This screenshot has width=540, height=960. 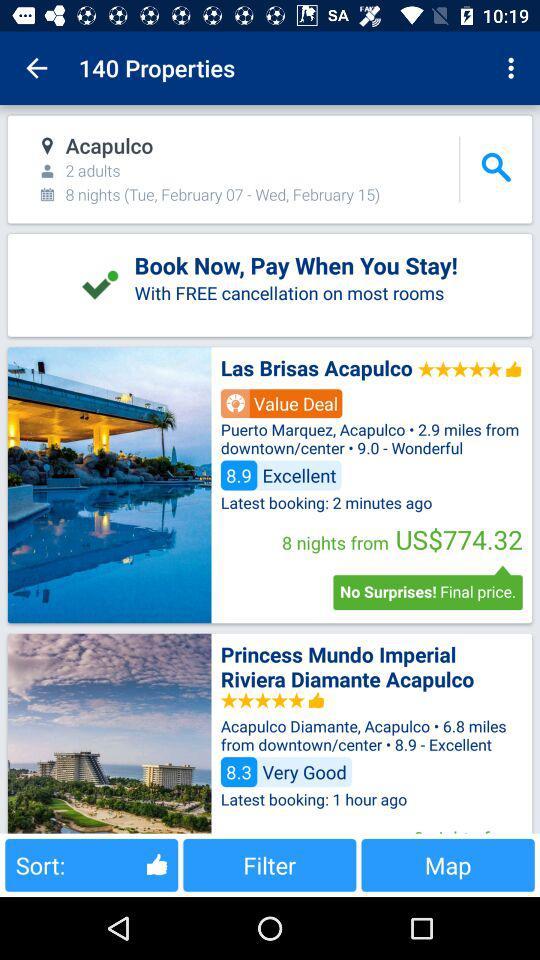 What do you see at coordinates (269, 864) in the screenshot?
I see `the item to the right of the sort:  icon` at bounding box center [269, 864].